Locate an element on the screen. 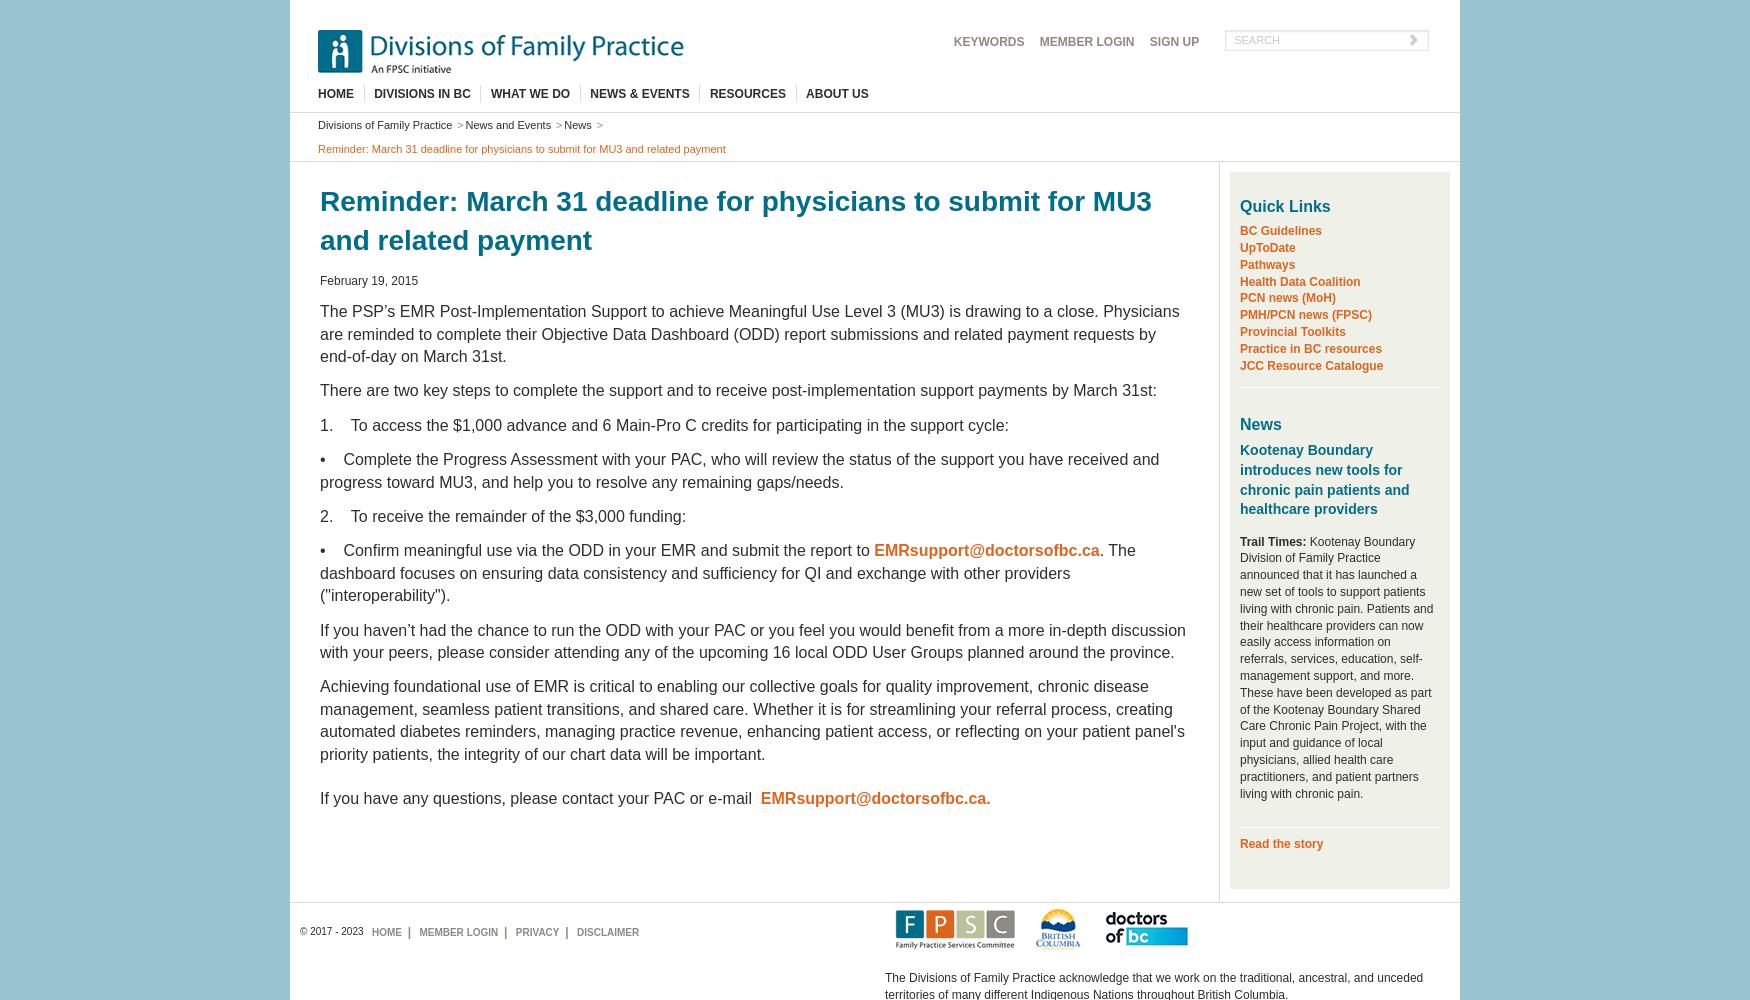 The image size is (1750, 1000). 'Home' is located at coordinates (385, 932).